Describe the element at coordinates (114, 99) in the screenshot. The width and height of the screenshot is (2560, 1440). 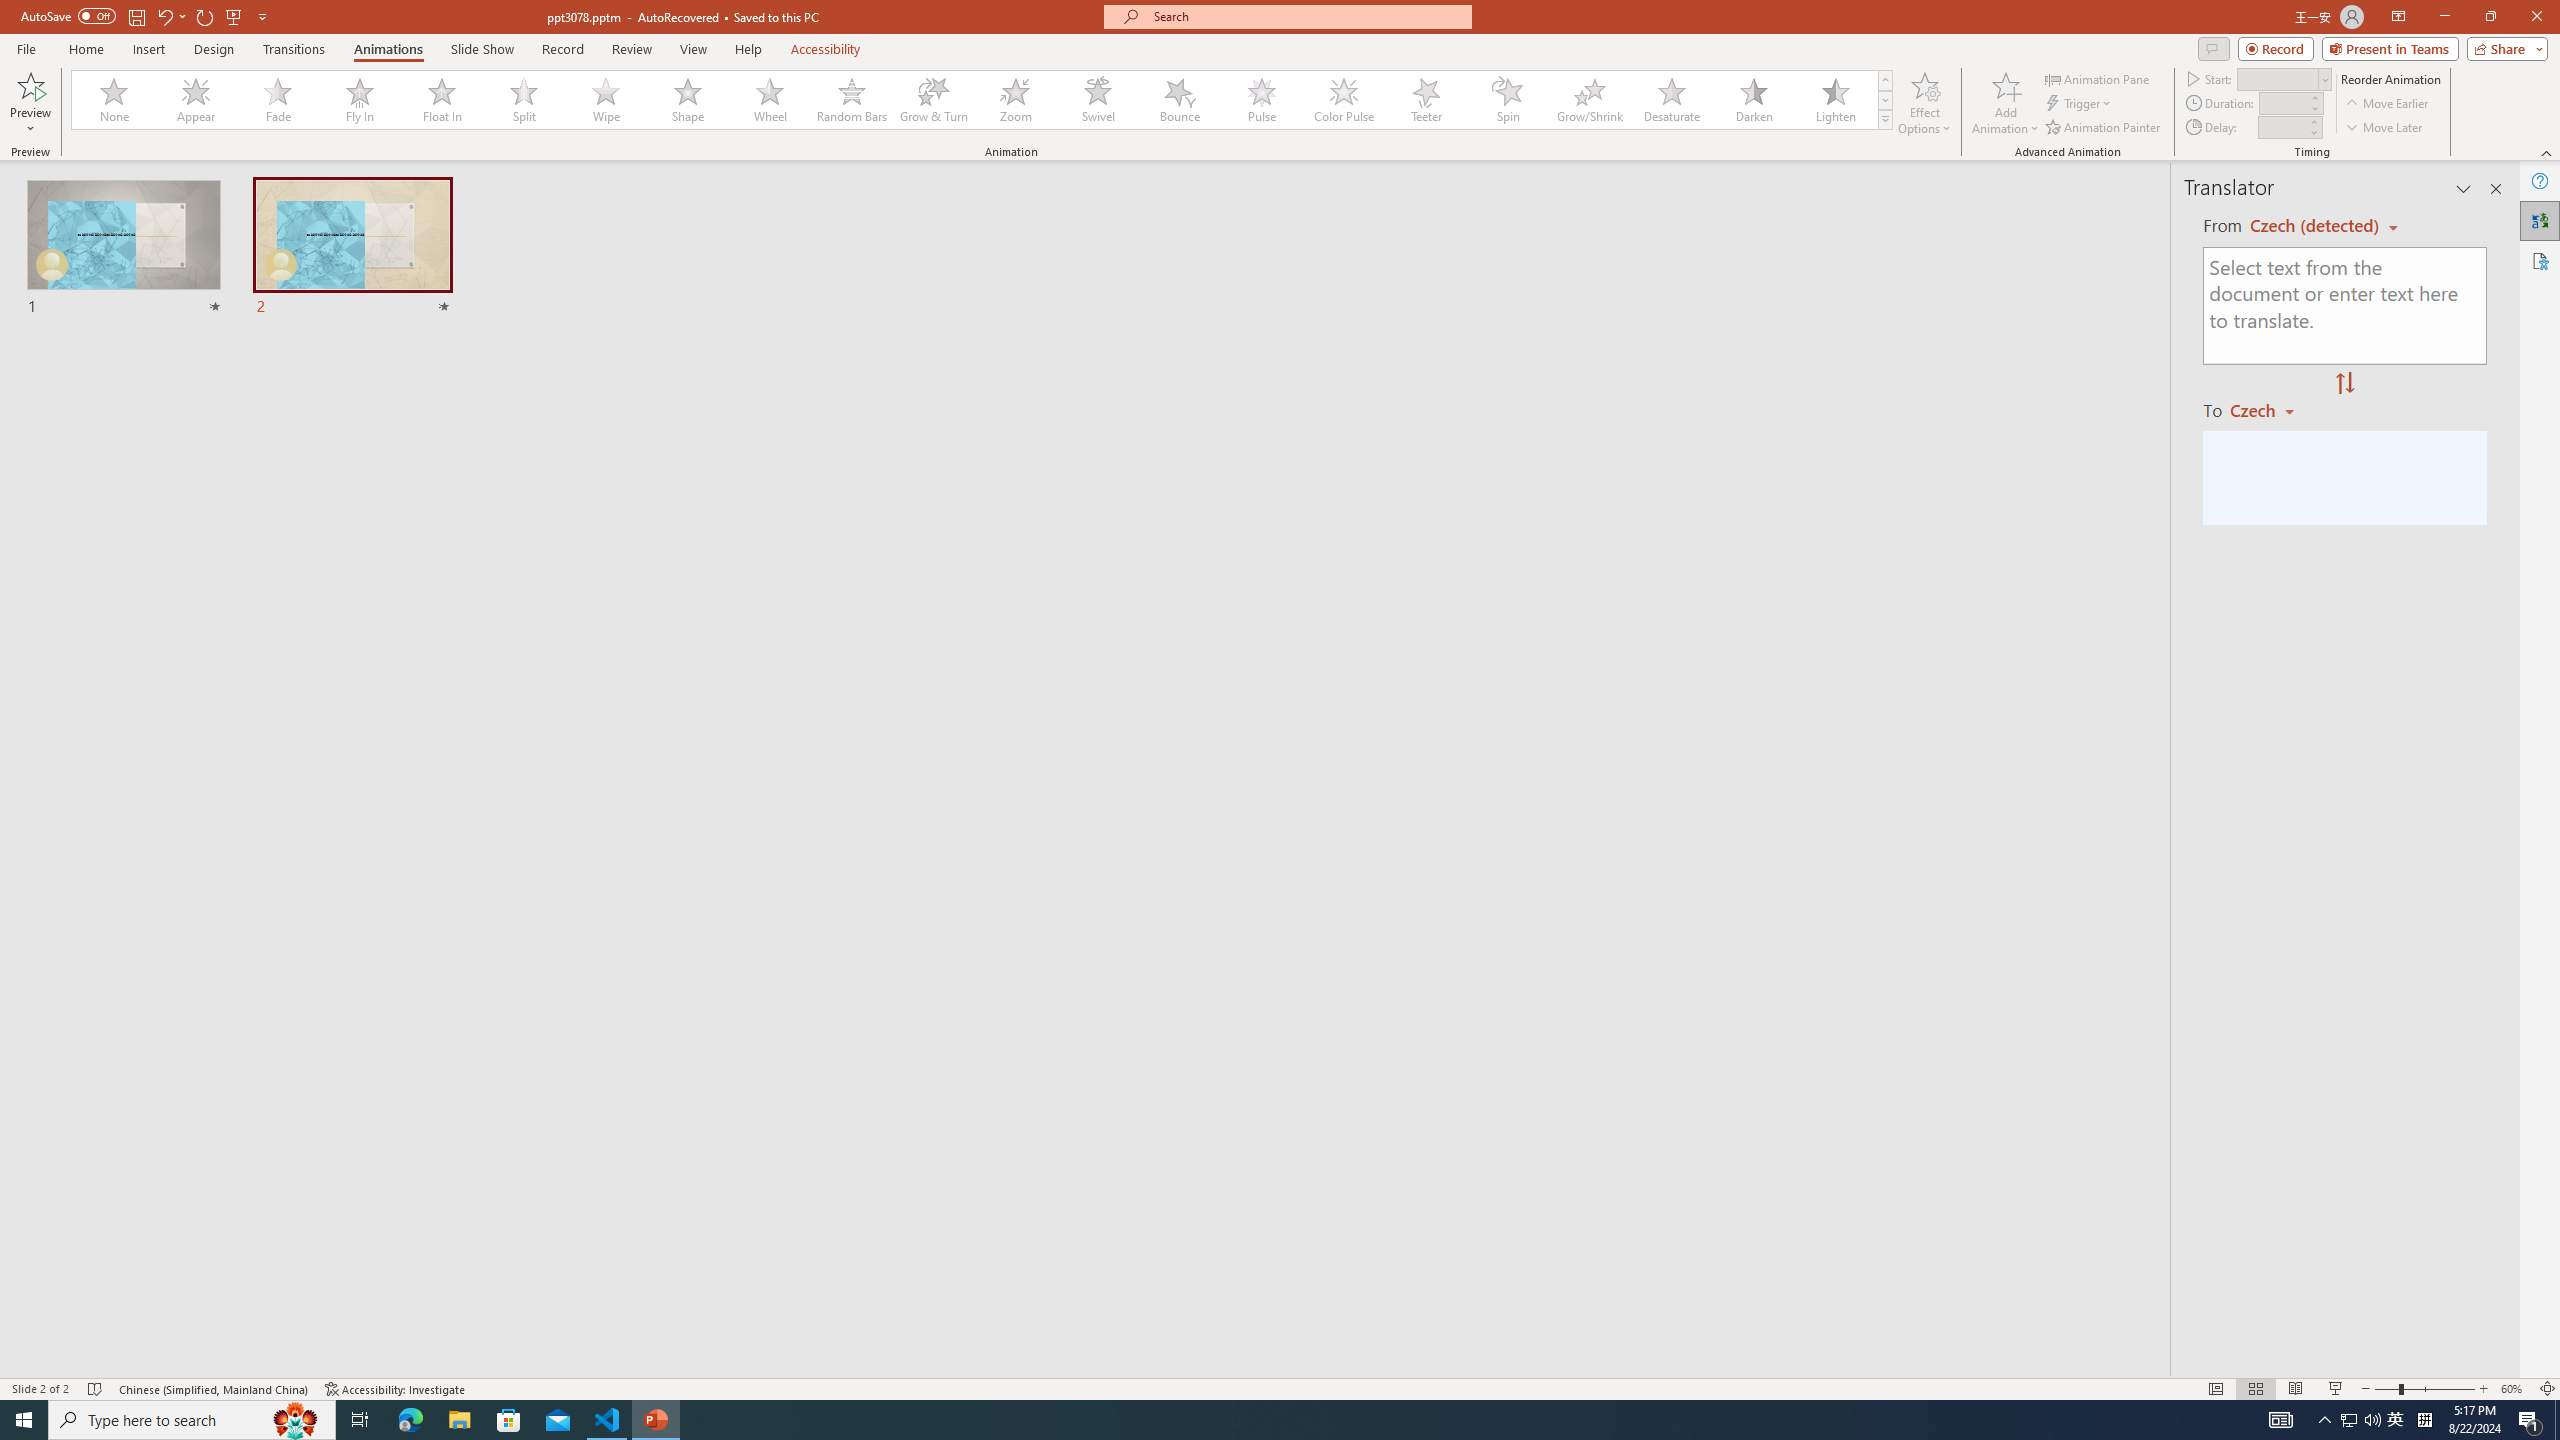
I see `'None'` at that location.